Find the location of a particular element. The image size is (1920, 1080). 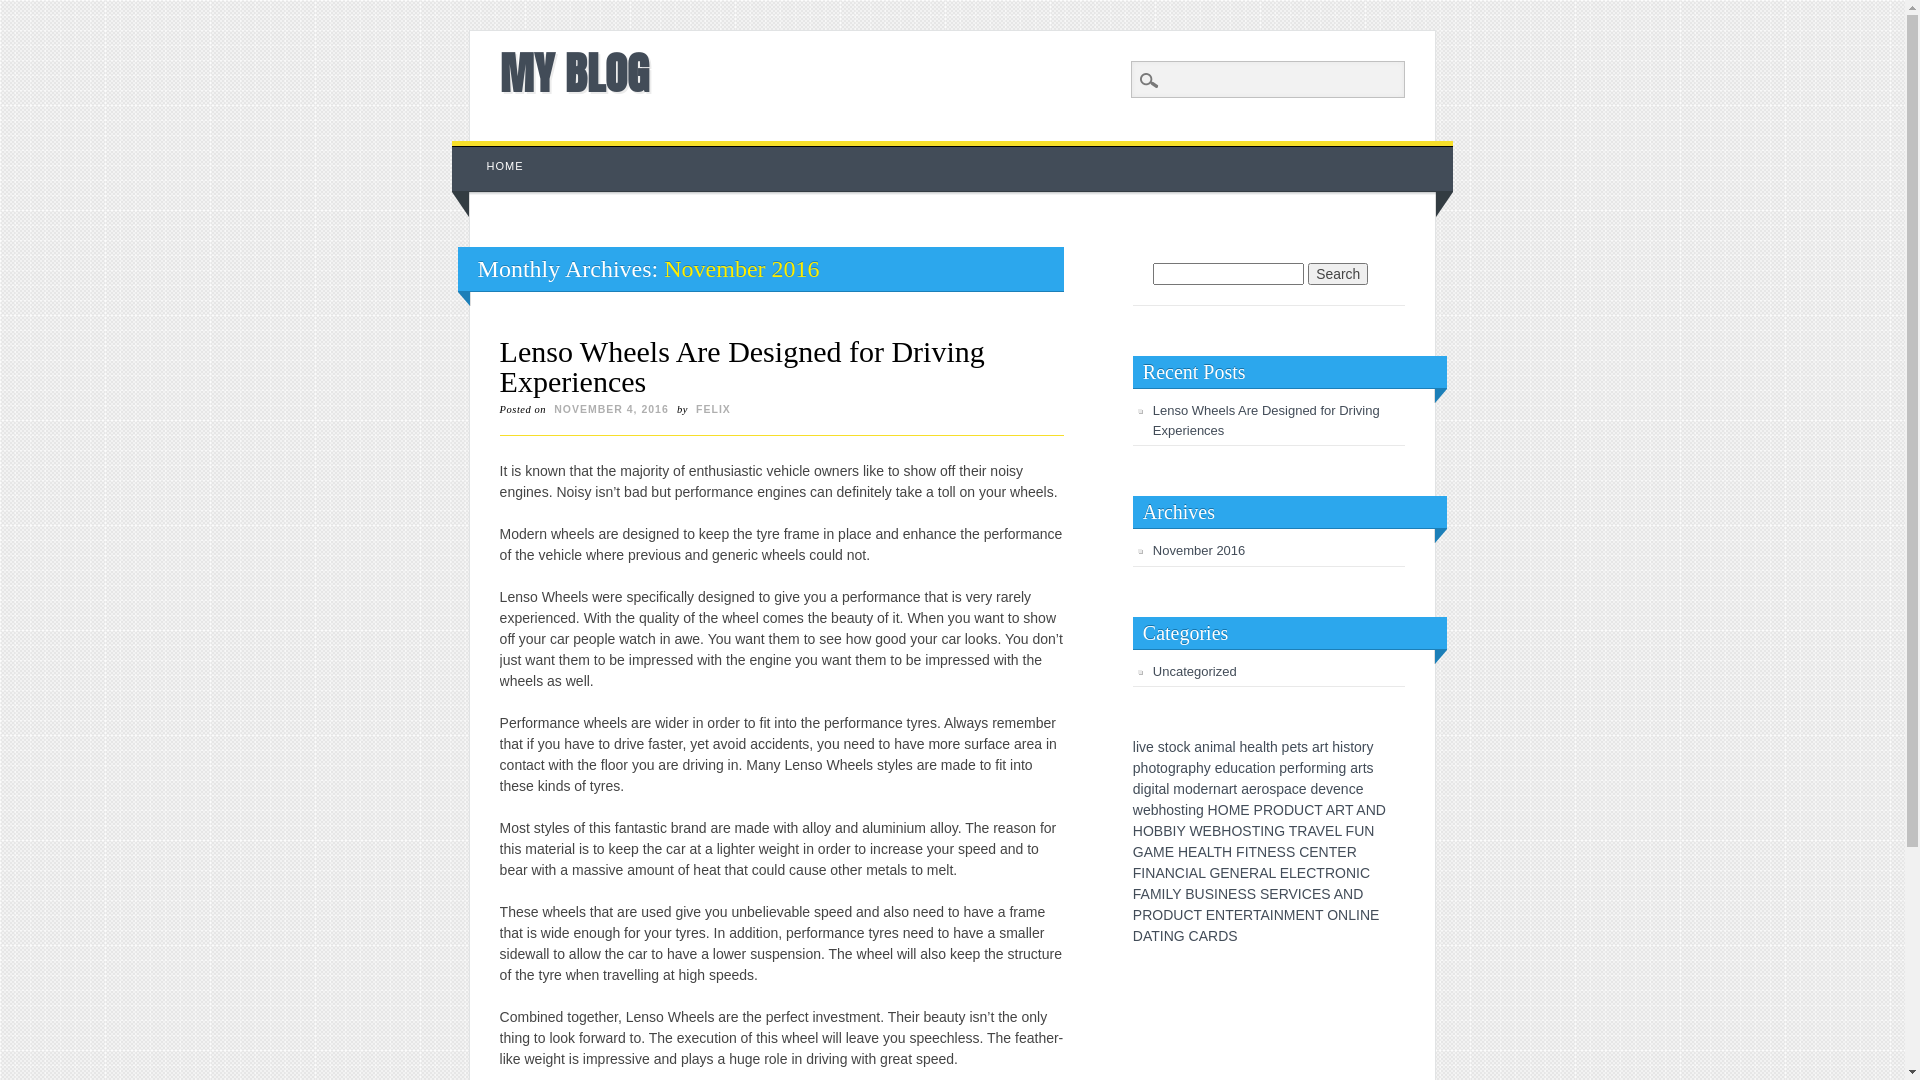

'B' is located at coordinates (1158, 830).